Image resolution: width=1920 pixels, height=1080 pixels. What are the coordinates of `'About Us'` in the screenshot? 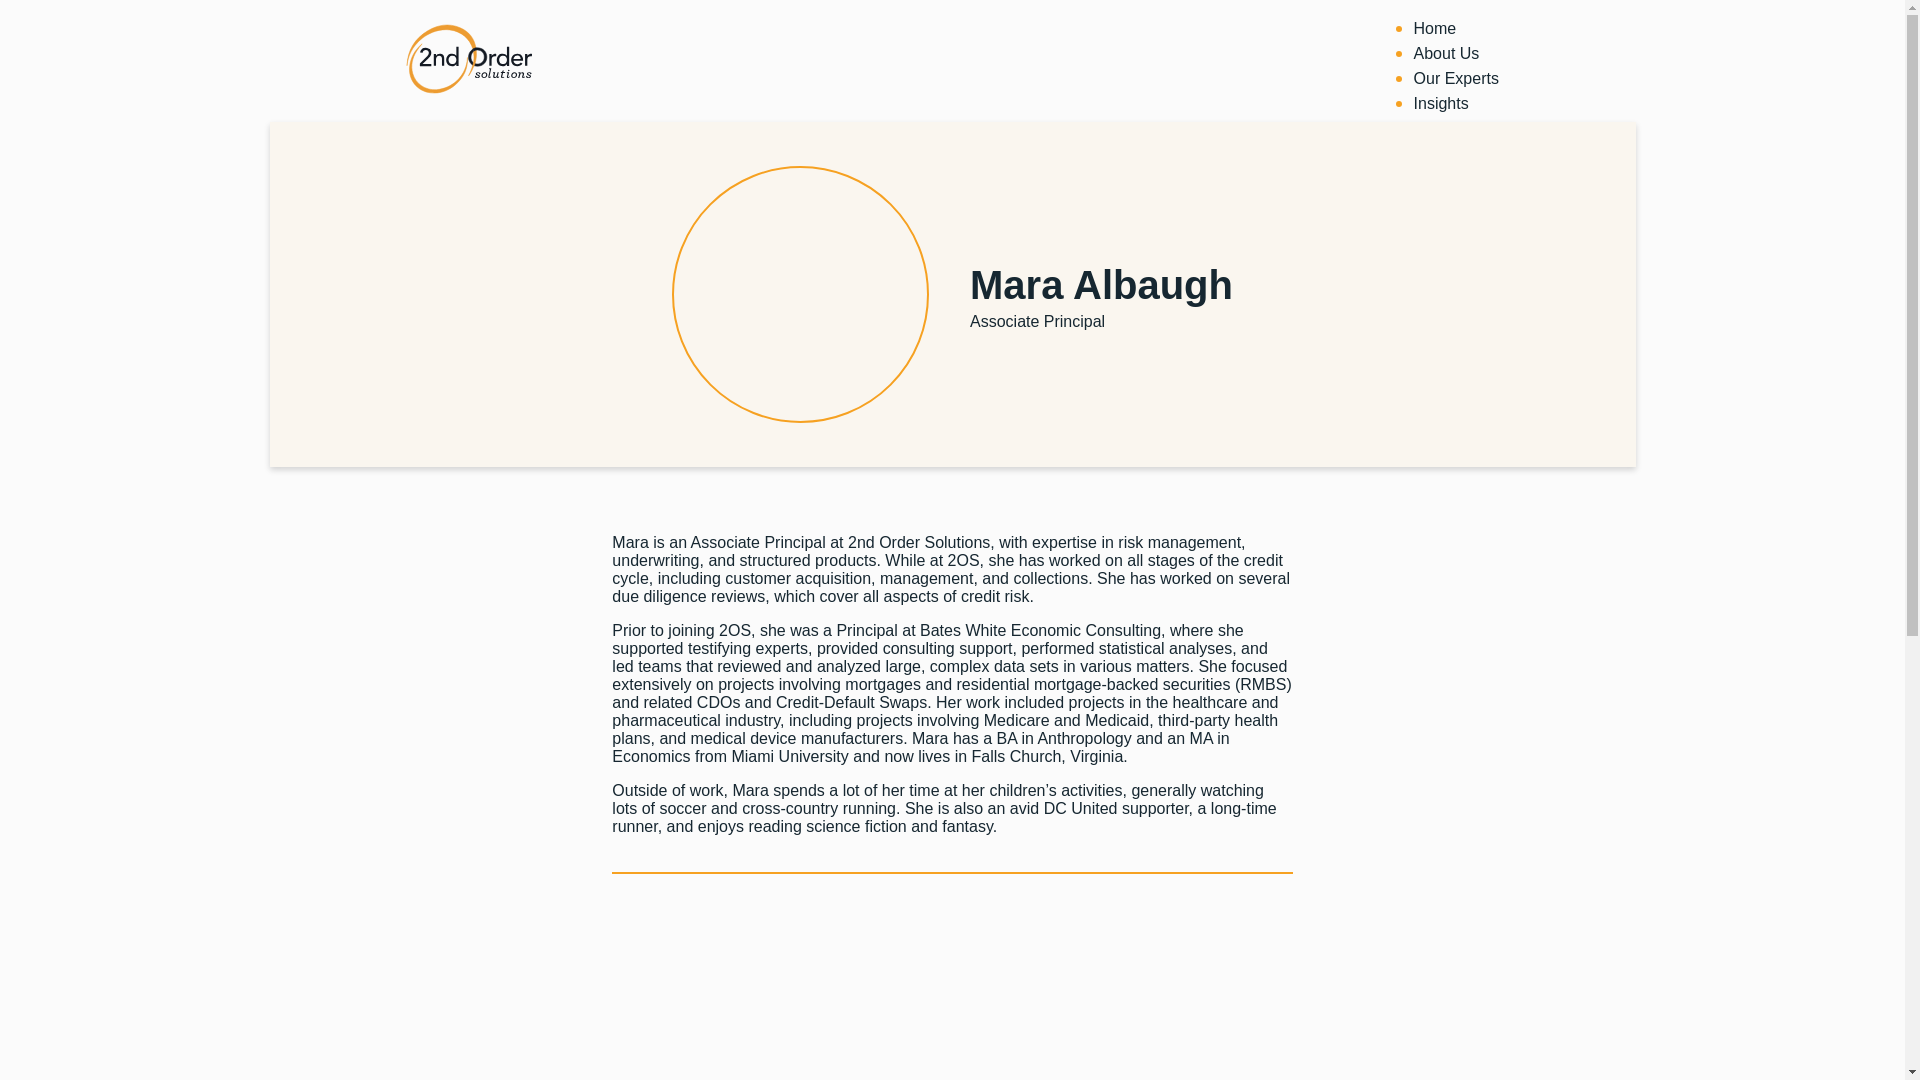 It's located at (1446, 52).